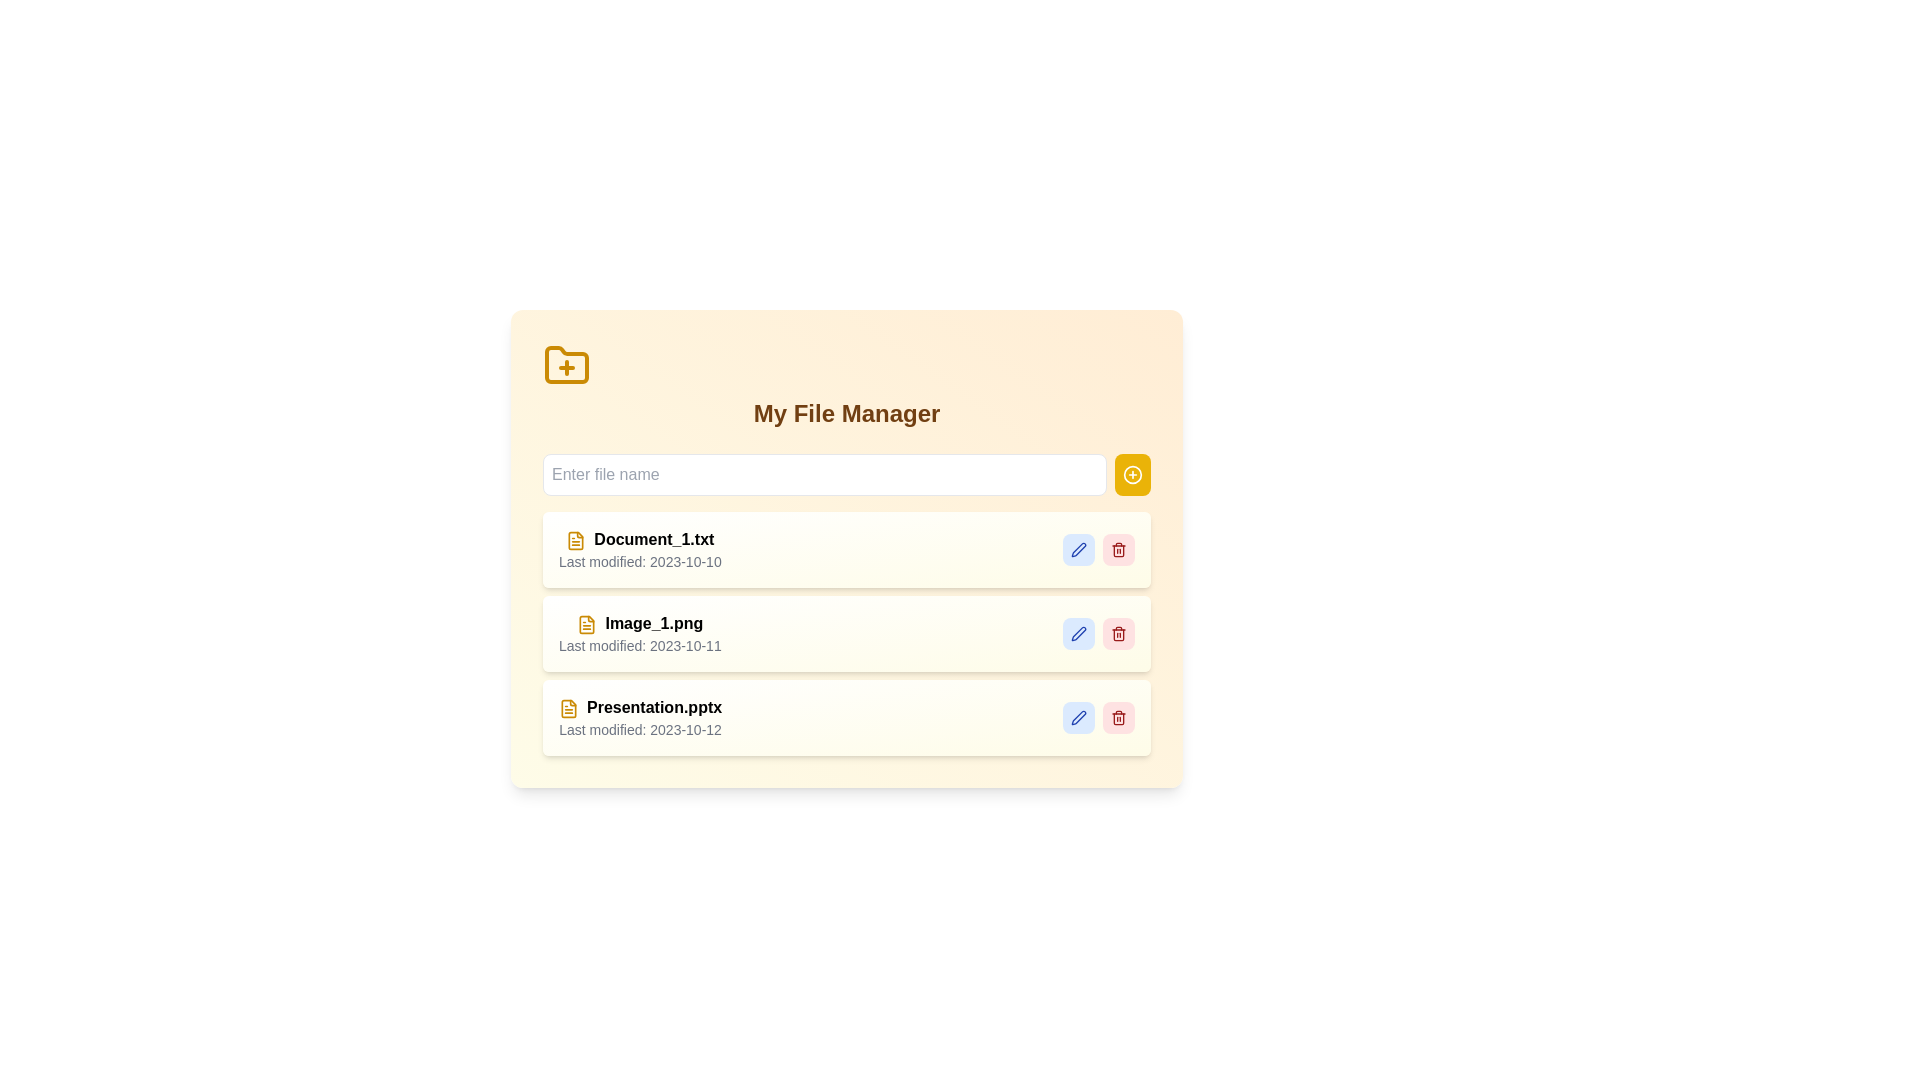  Describe the element at coordinates (640, 645) in the screenshot. I see `text label that indicates the last modification date of the associated file, located below 'Image_1.png' in the second row of the file item list` at that location.